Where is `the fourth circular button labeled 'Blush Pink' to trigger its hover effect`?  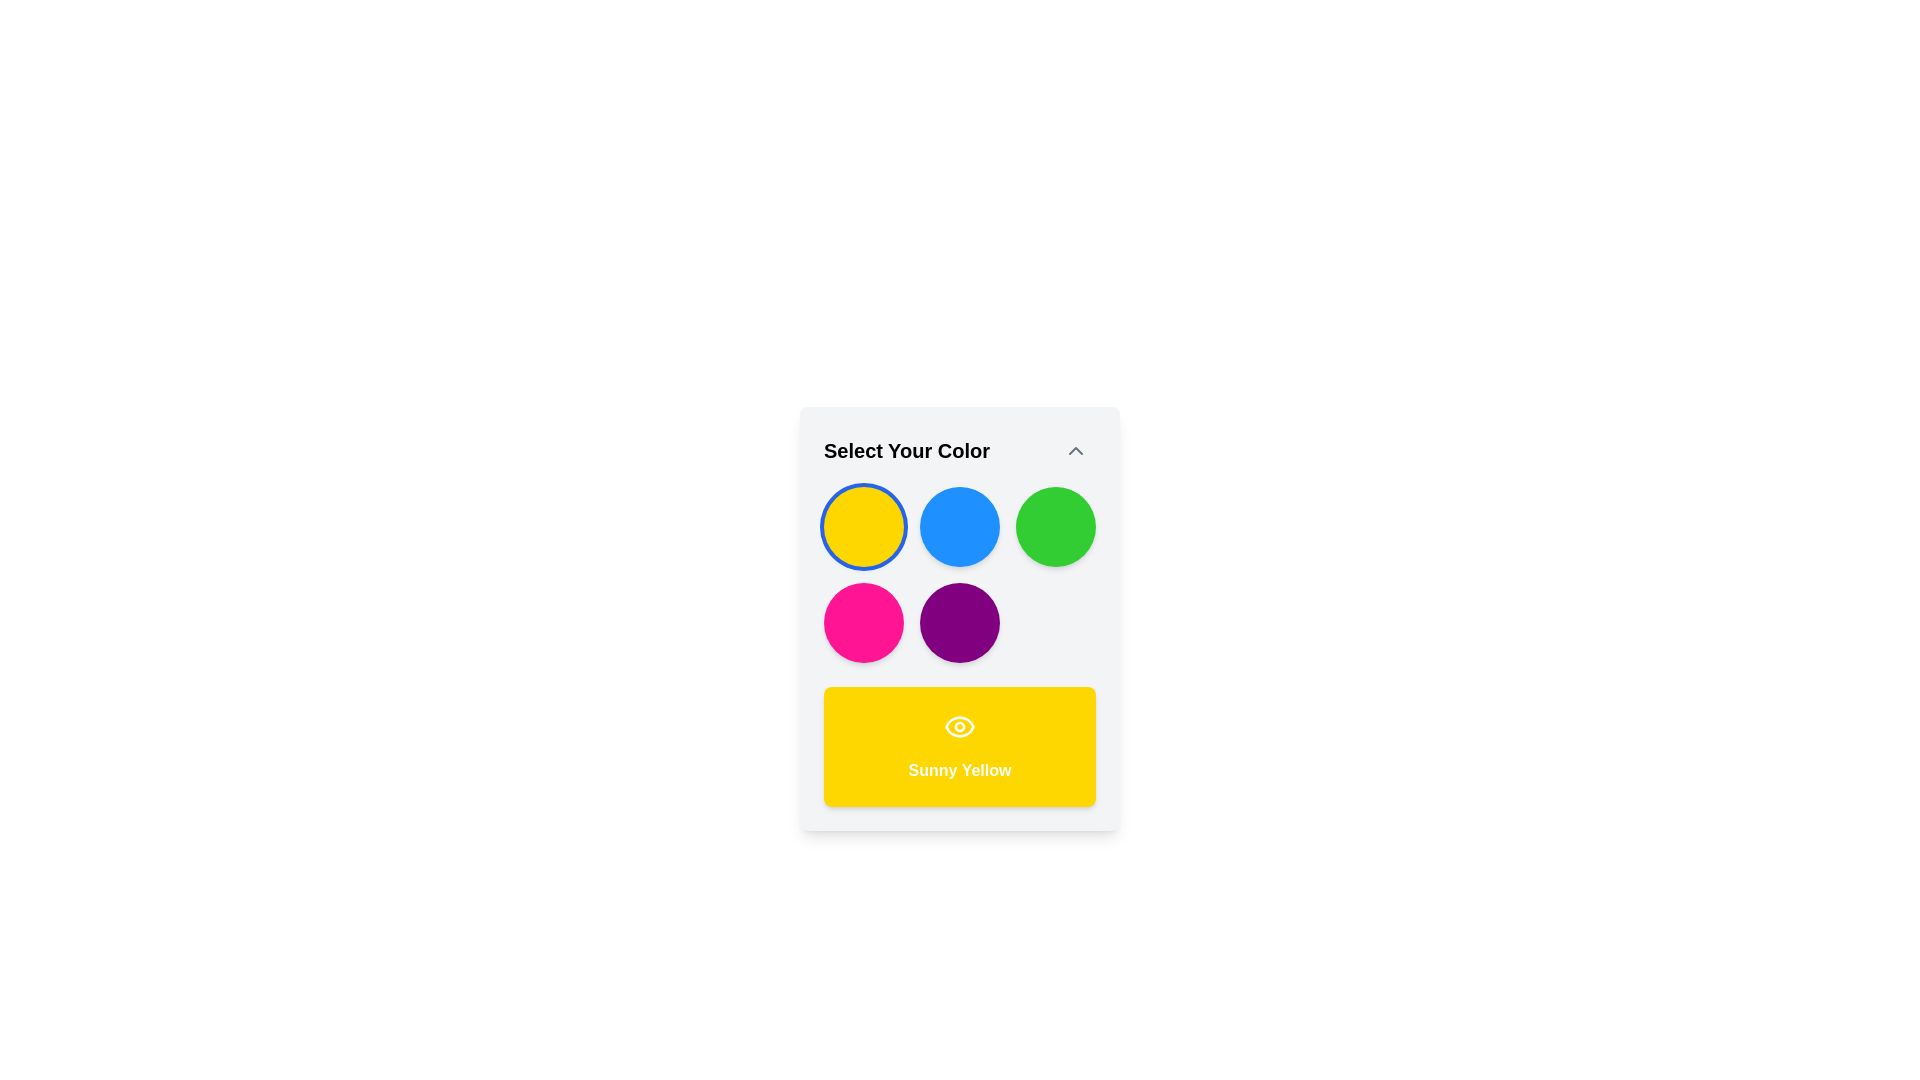 the fourth circular button labeled 'Blush Pink' to trigger its hover effect is located at coordinates (864, 622).